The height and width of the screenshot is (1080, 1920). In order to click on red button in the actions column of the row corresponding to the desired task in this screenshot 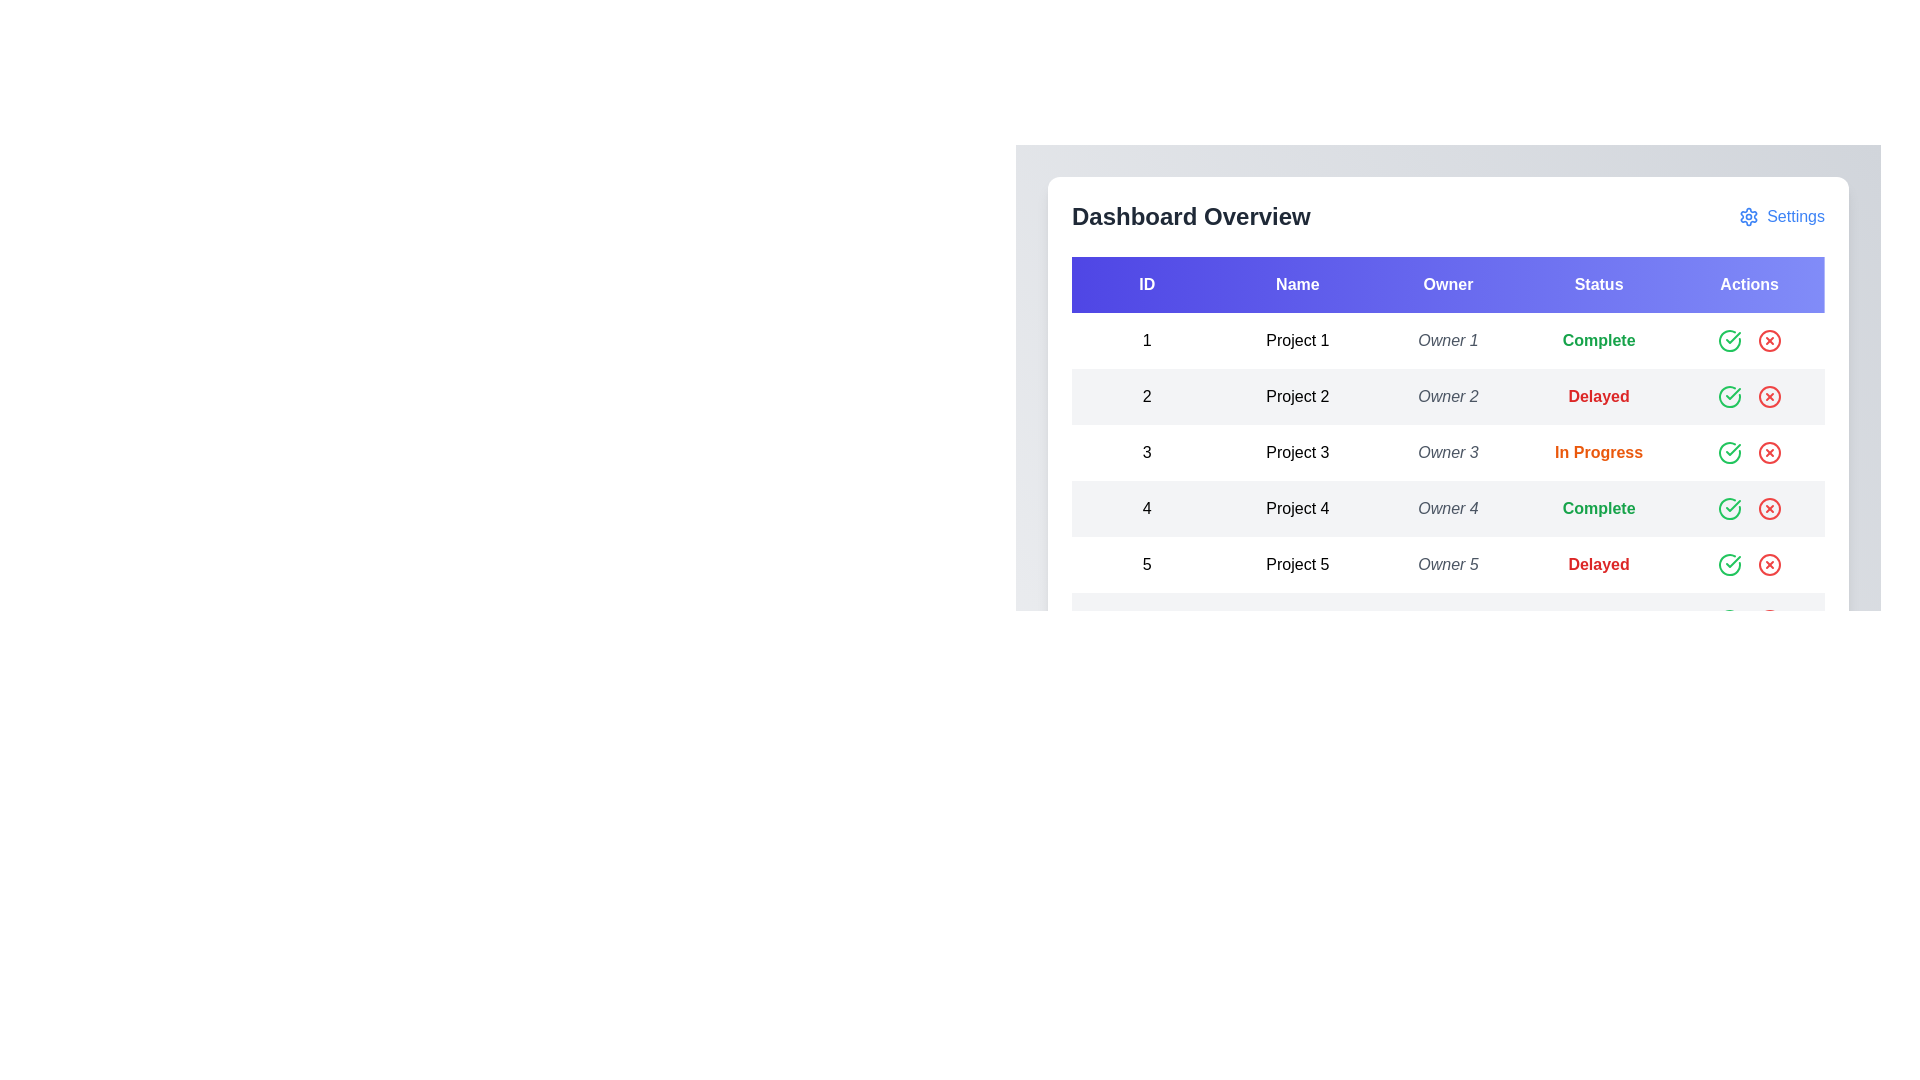, I will do `click(1769, 339)`.